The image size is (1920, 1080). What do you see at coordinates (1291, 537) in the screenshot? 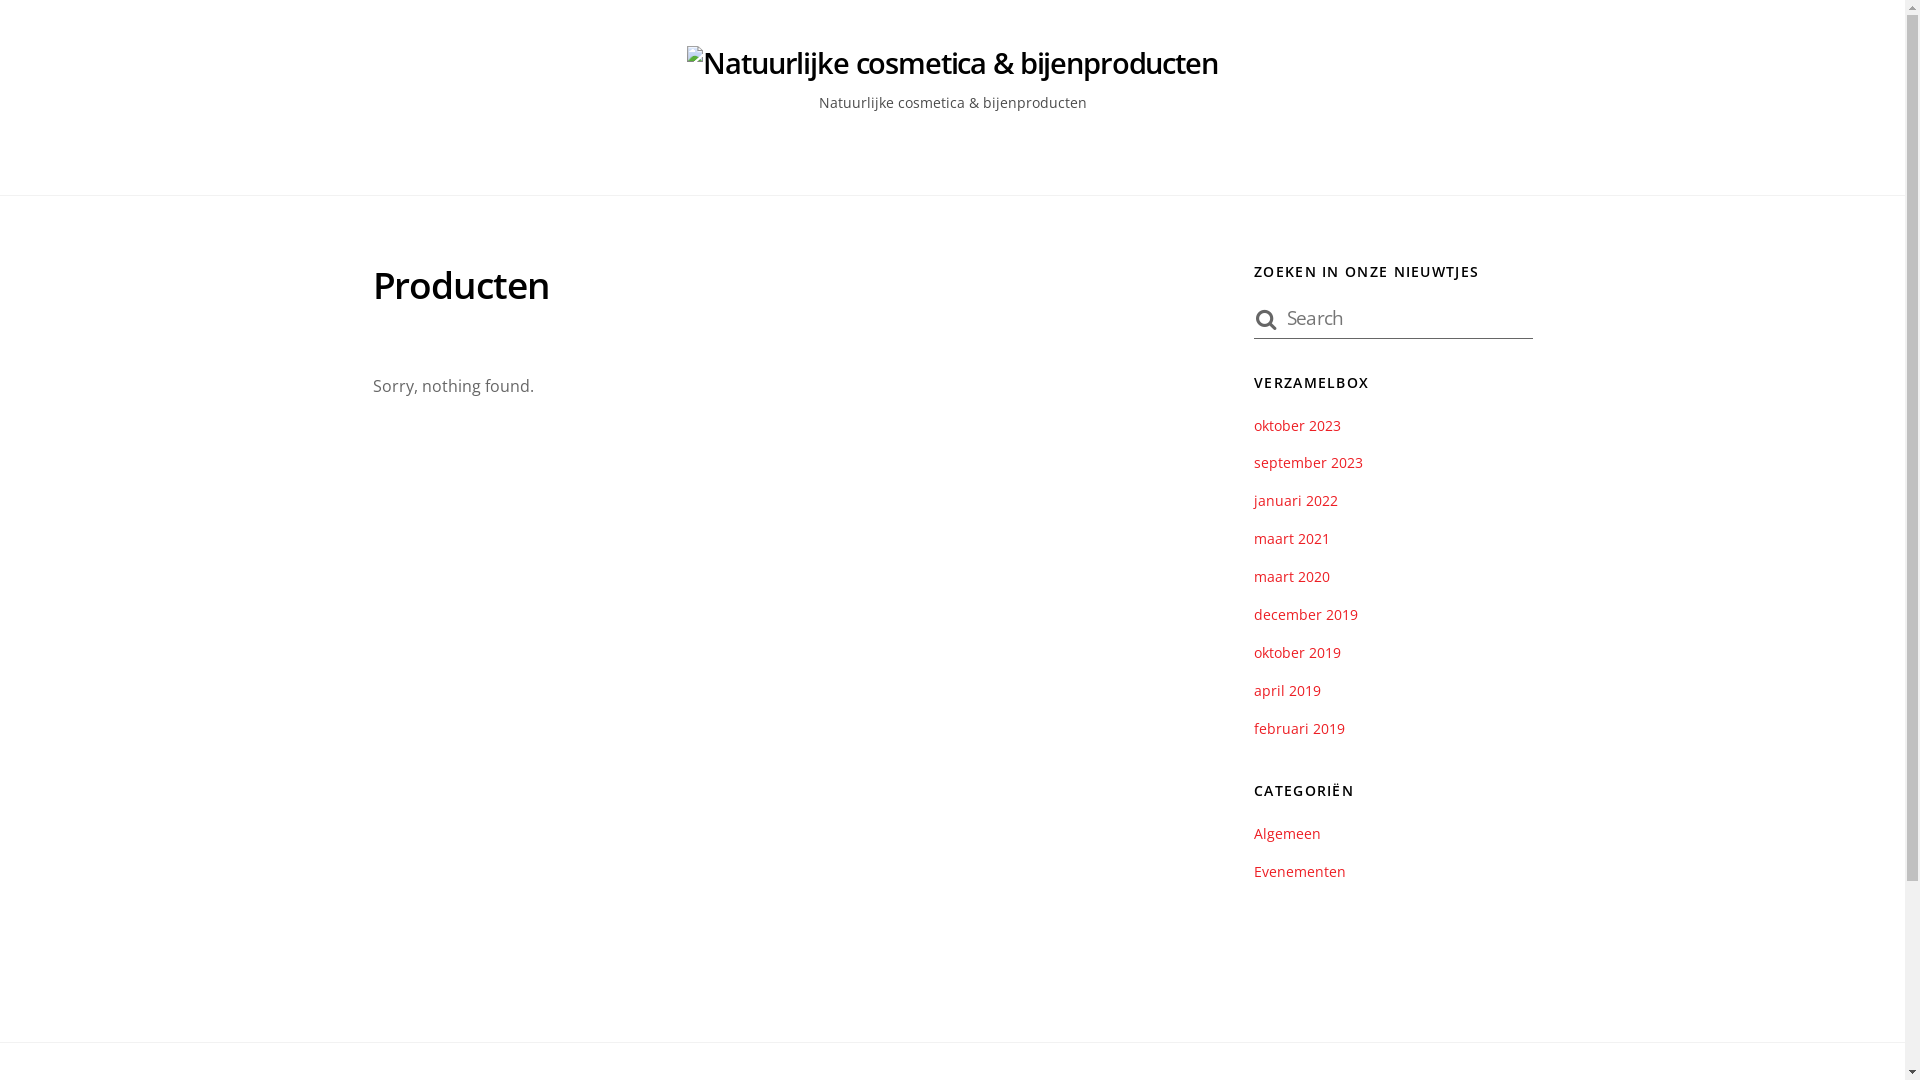
I see `'maart 2021'` at bounding box center [1291, 537].